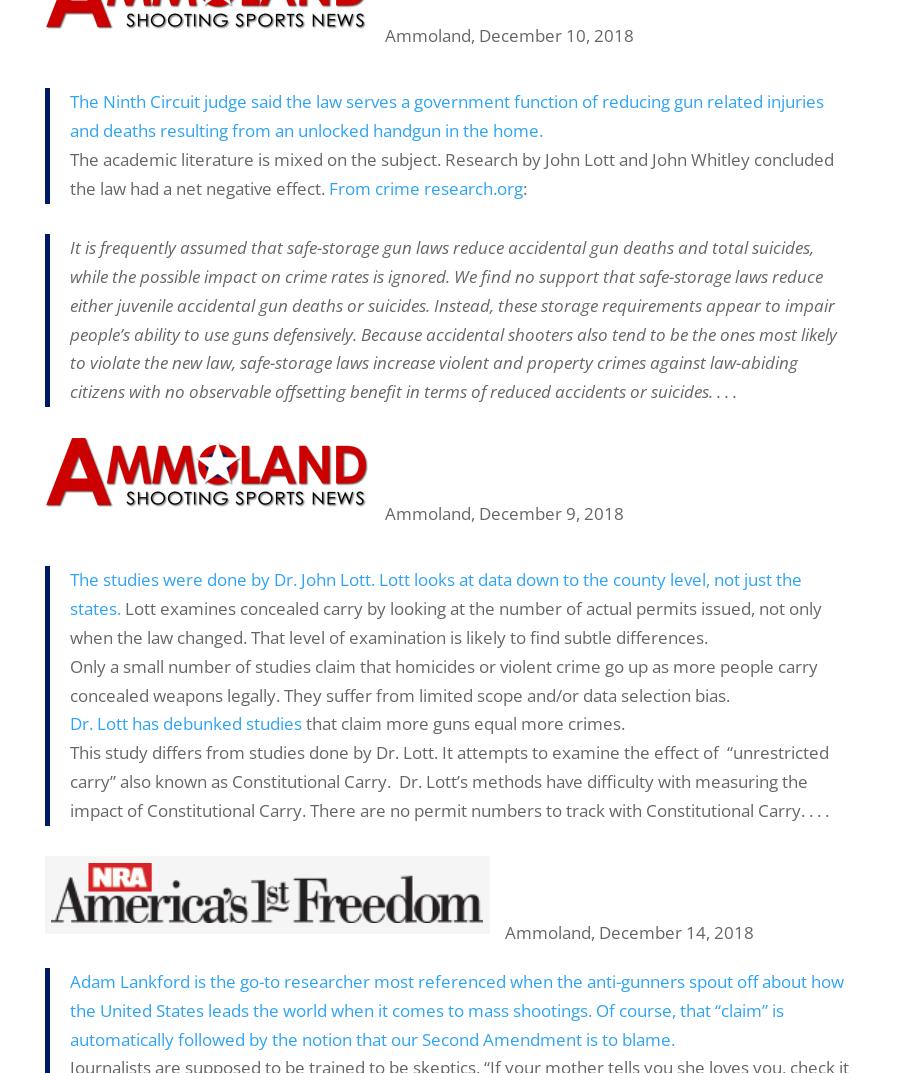 The height and width of the screenshot is (1073, 900). What do you see at coordinates (69, 781) in the screenshot?
I see `'This study differs from studies done by Dr. Lott. It attempts to examine the effect of  “unrestricted carry” also known as Constitutional Carry.  Dr. Lott’s methods have difficulty with measuring the impact of Constitutional Carry. There are no permit numbers to track with Constitutional Carry. . . .'` at bounding box center [69, 781].